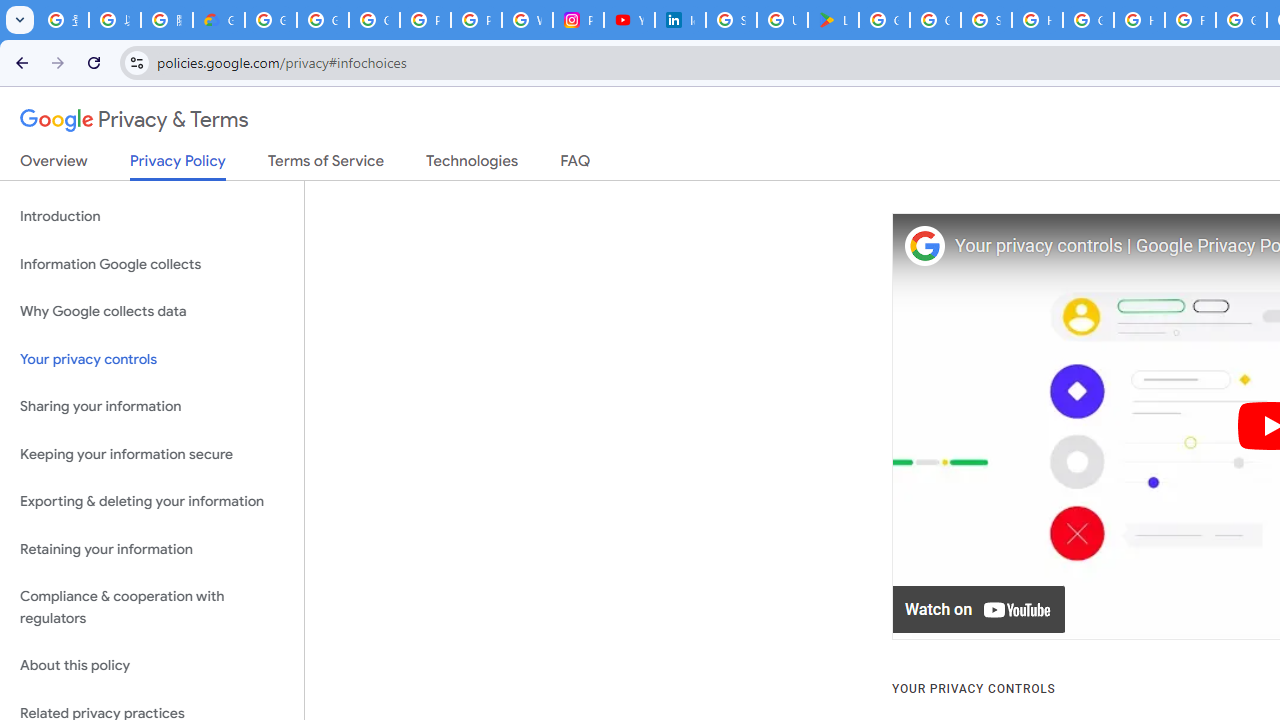  I want to click on 'Google Workspace - Specific Terms', so click(934, 20).